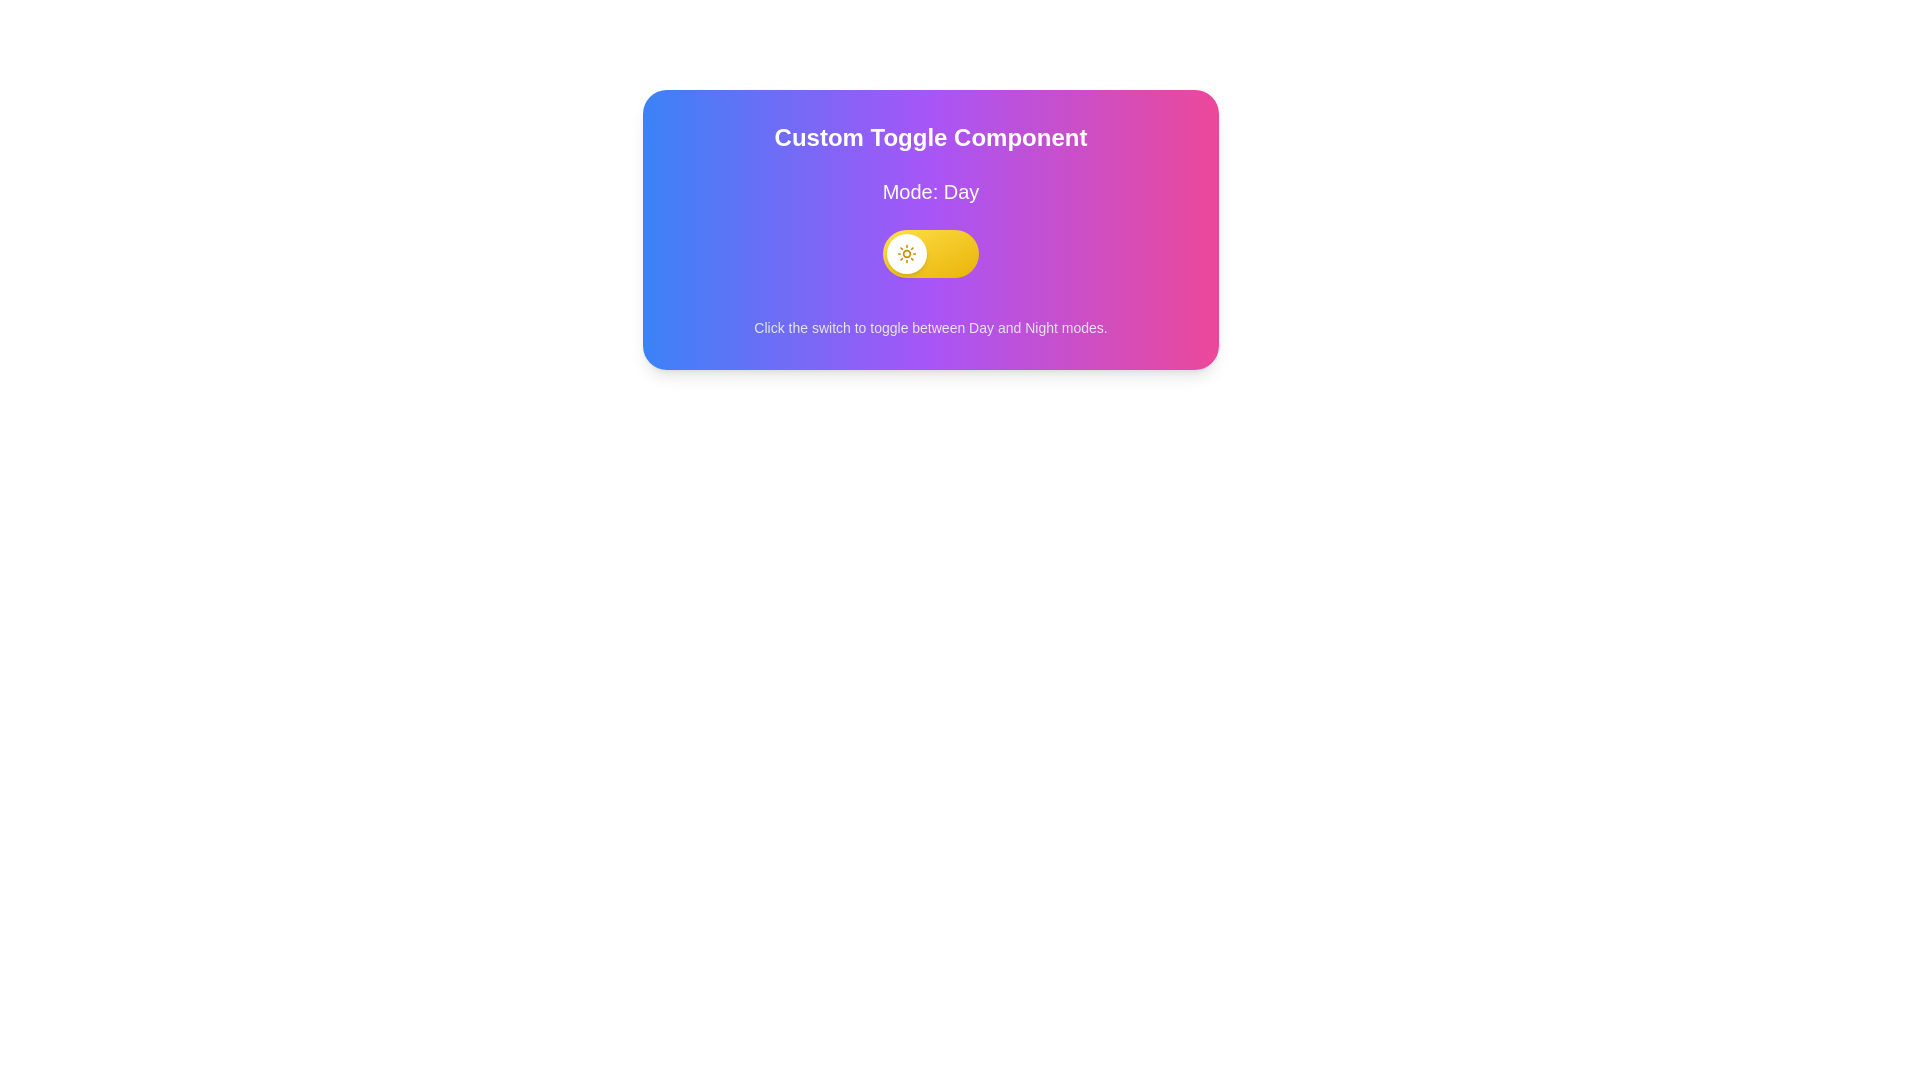  I want to click on the interactive toggle switch located in the 'Custom Toggle Component', so click(930, 257).